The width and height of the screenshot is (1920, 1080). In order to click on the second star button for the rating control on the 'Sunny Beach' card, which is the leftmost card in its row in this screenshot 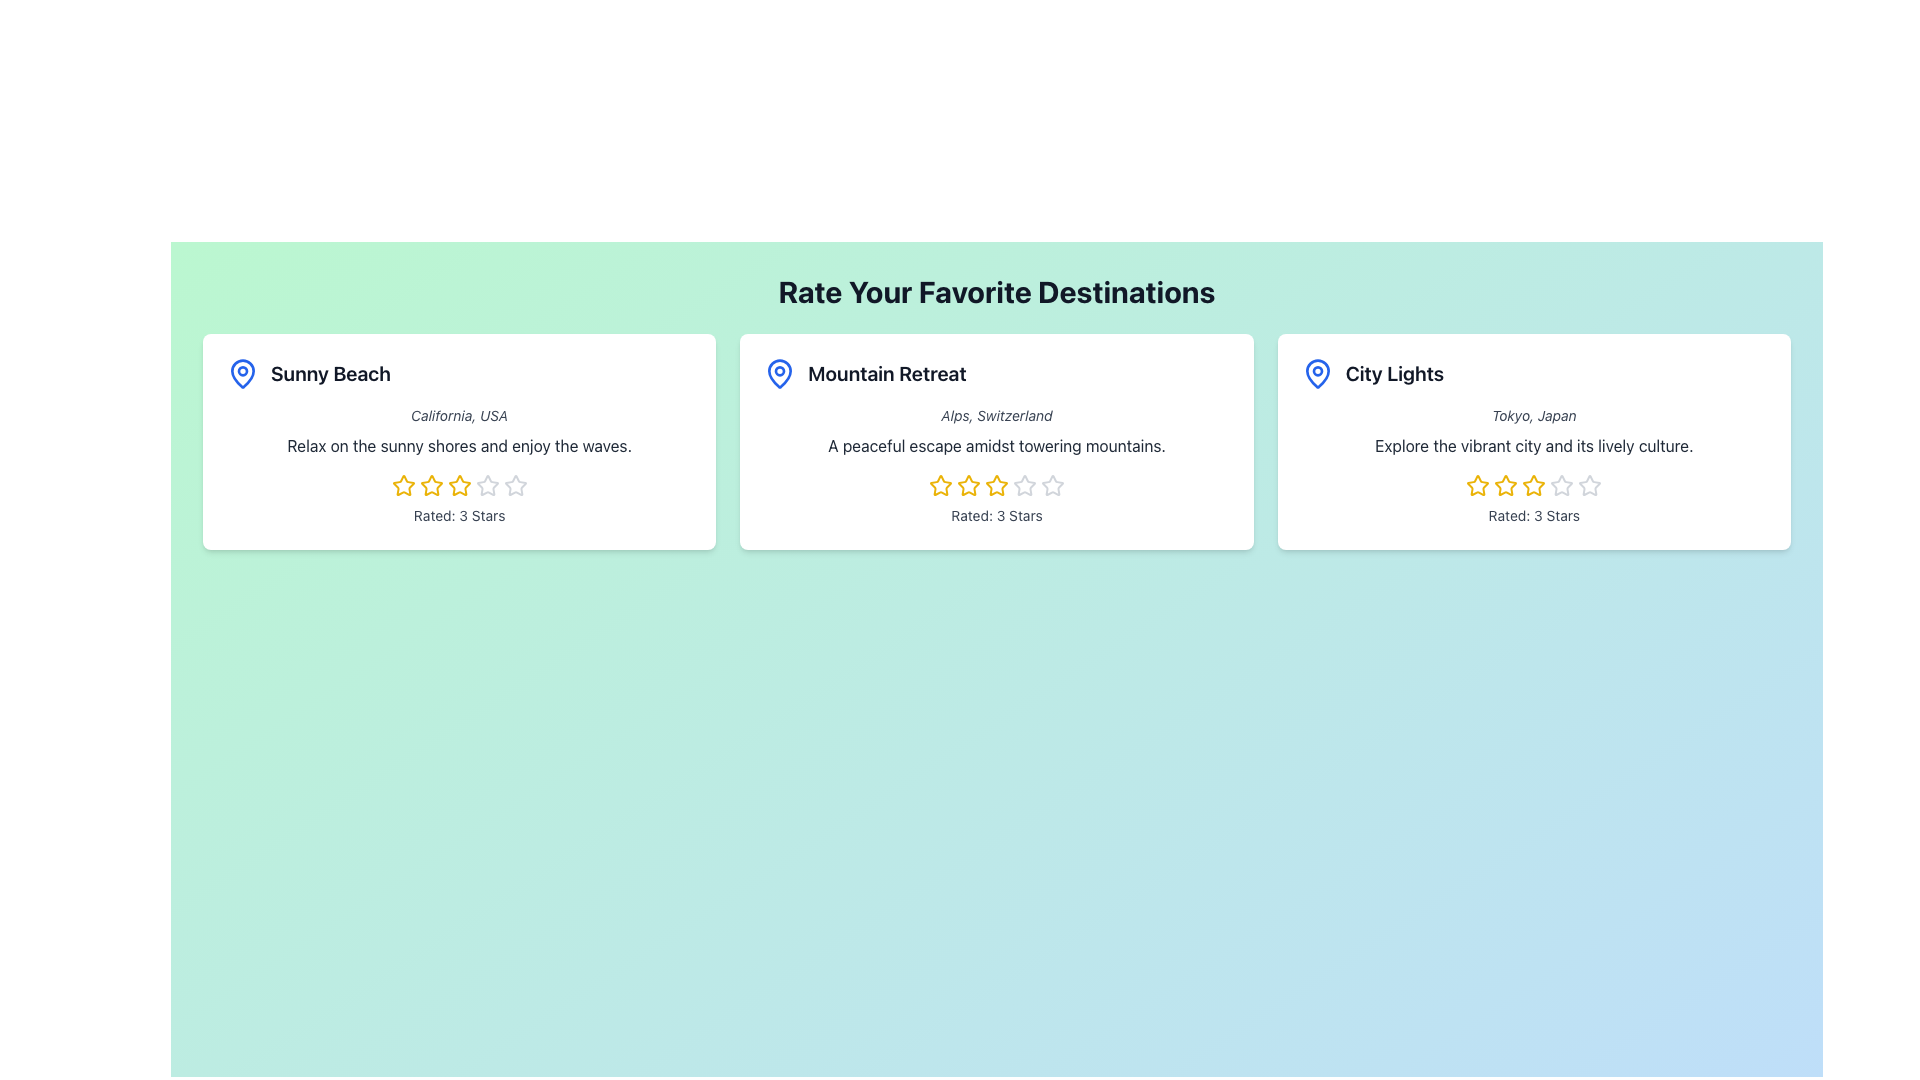, I will do `click(430, 485)`.